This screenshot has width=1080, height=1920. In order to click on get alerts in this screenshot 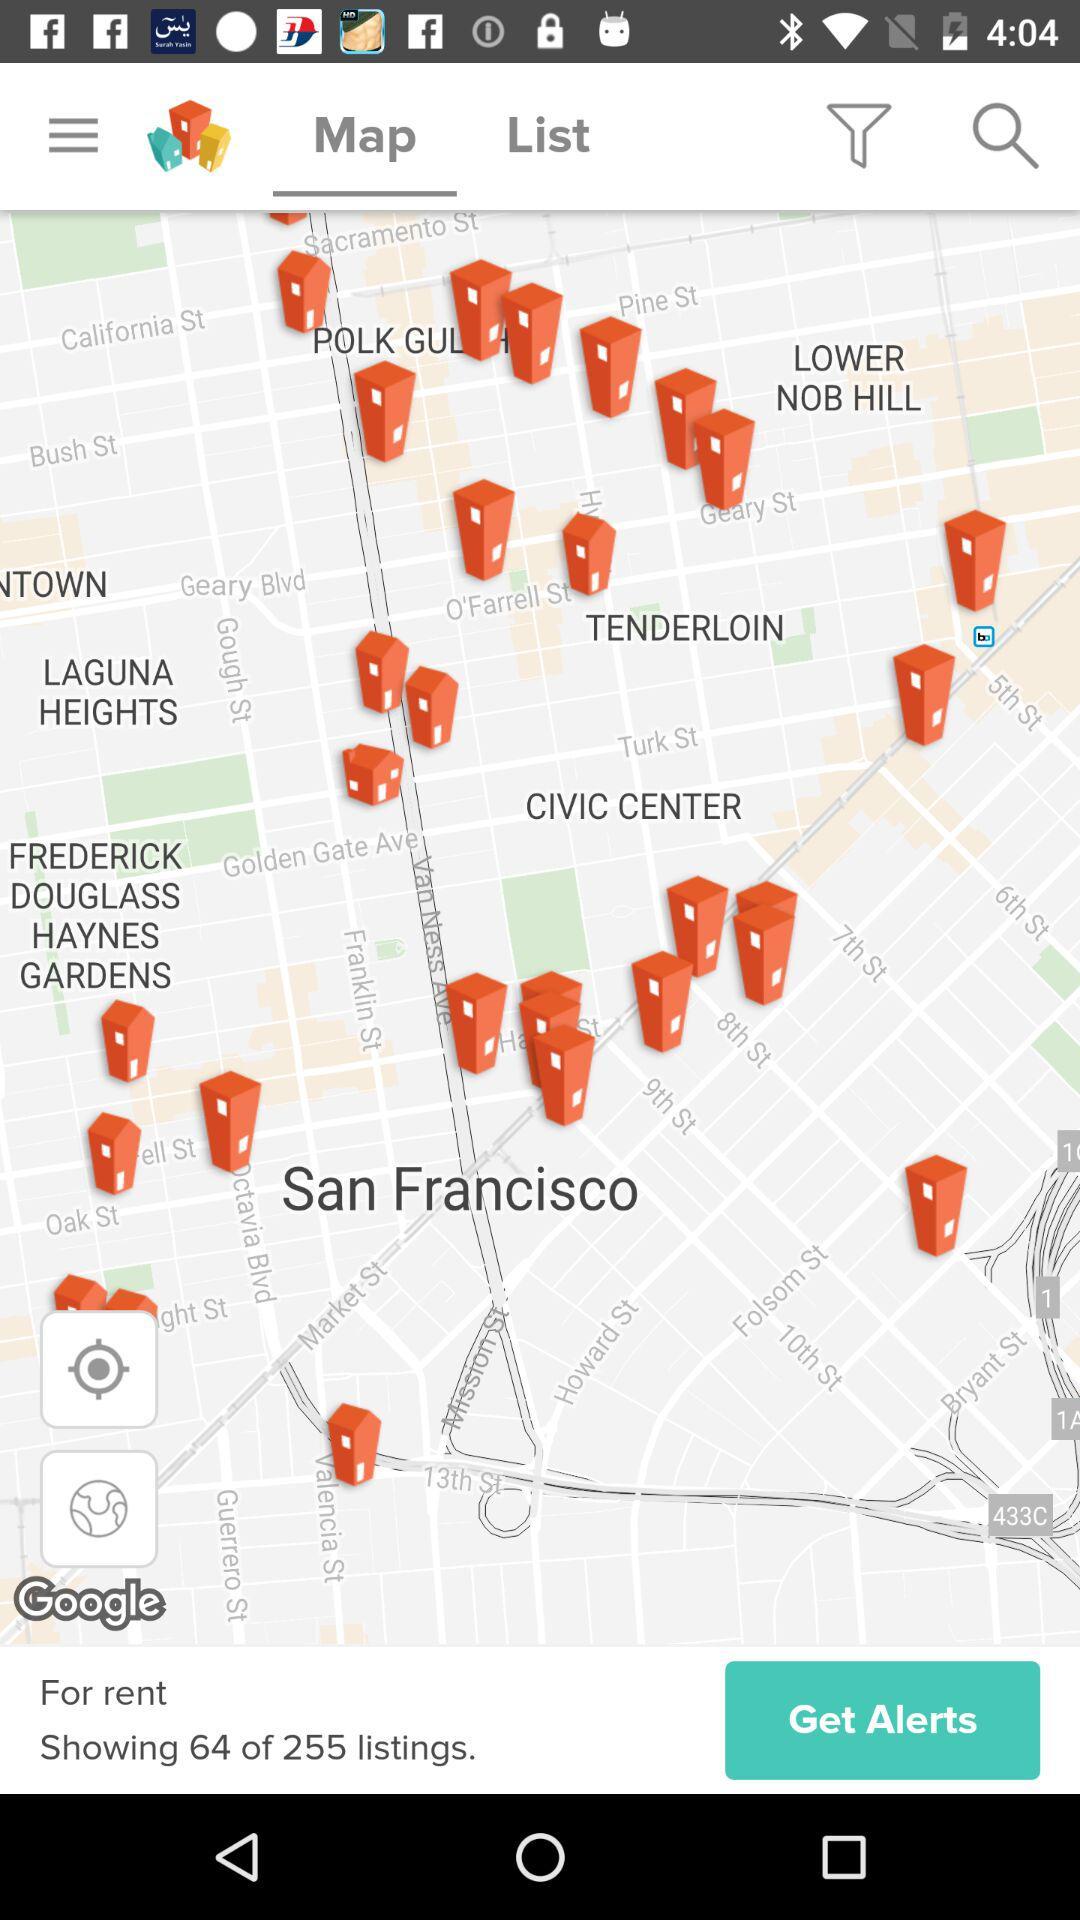, I will do `click(881, 1719)`.